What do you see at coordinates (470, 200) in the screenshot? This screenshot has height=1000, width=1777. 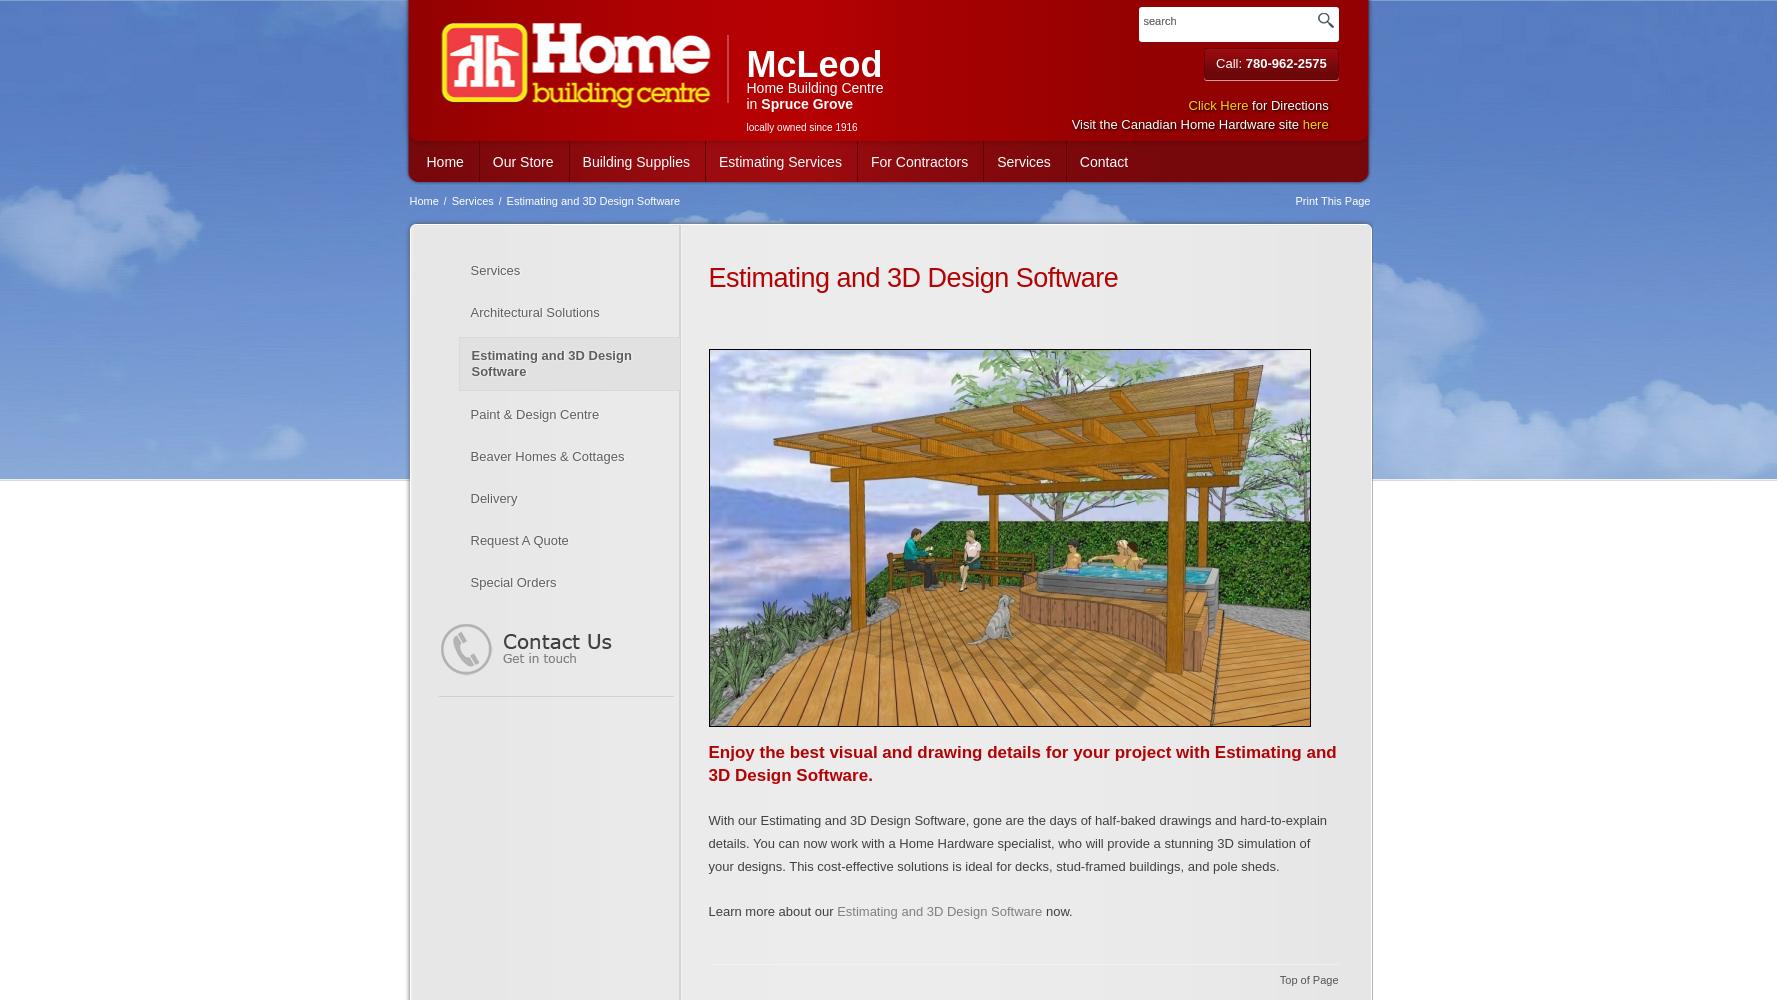 I see `'Services'` at bounding box center [470, 200].